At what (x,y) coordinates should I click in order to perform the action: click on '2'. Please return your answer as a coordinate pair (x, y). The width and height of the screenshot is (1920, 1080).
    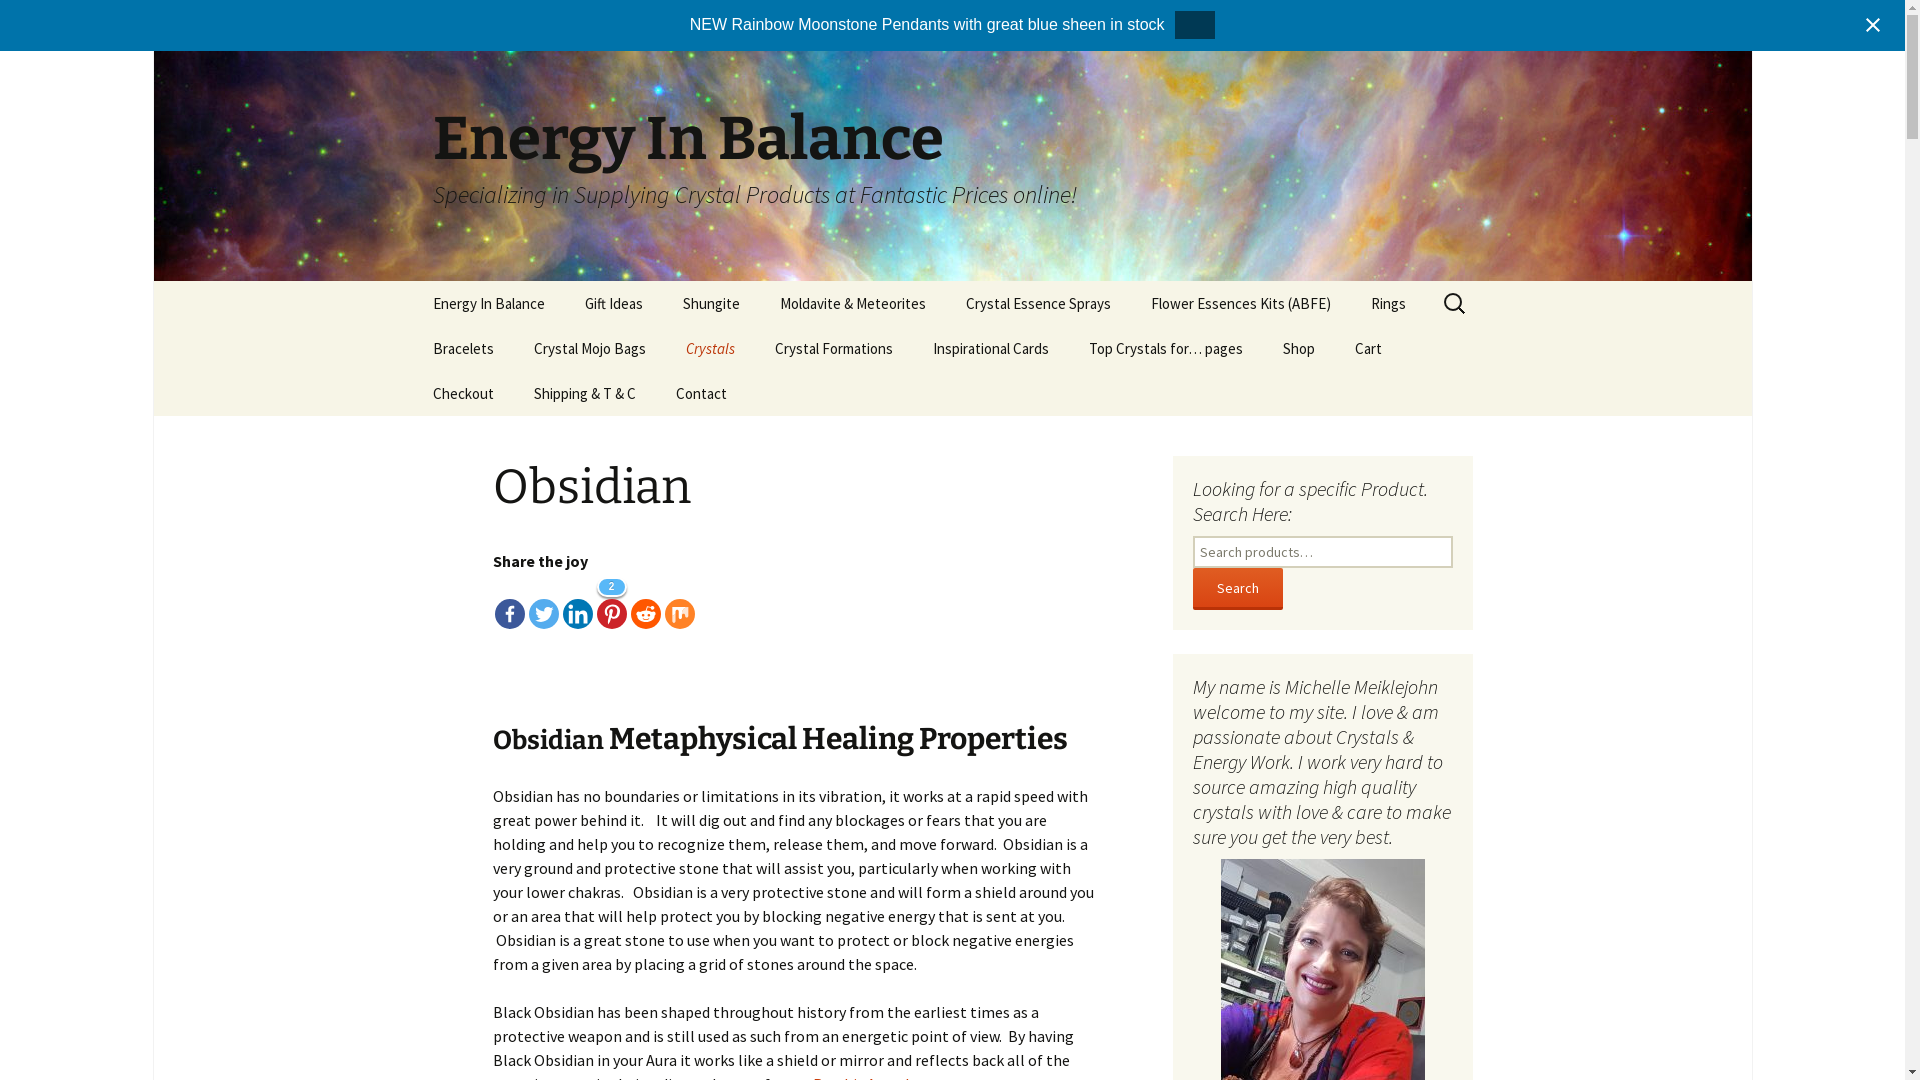
    Looking at the image, I should click on (609, 600).